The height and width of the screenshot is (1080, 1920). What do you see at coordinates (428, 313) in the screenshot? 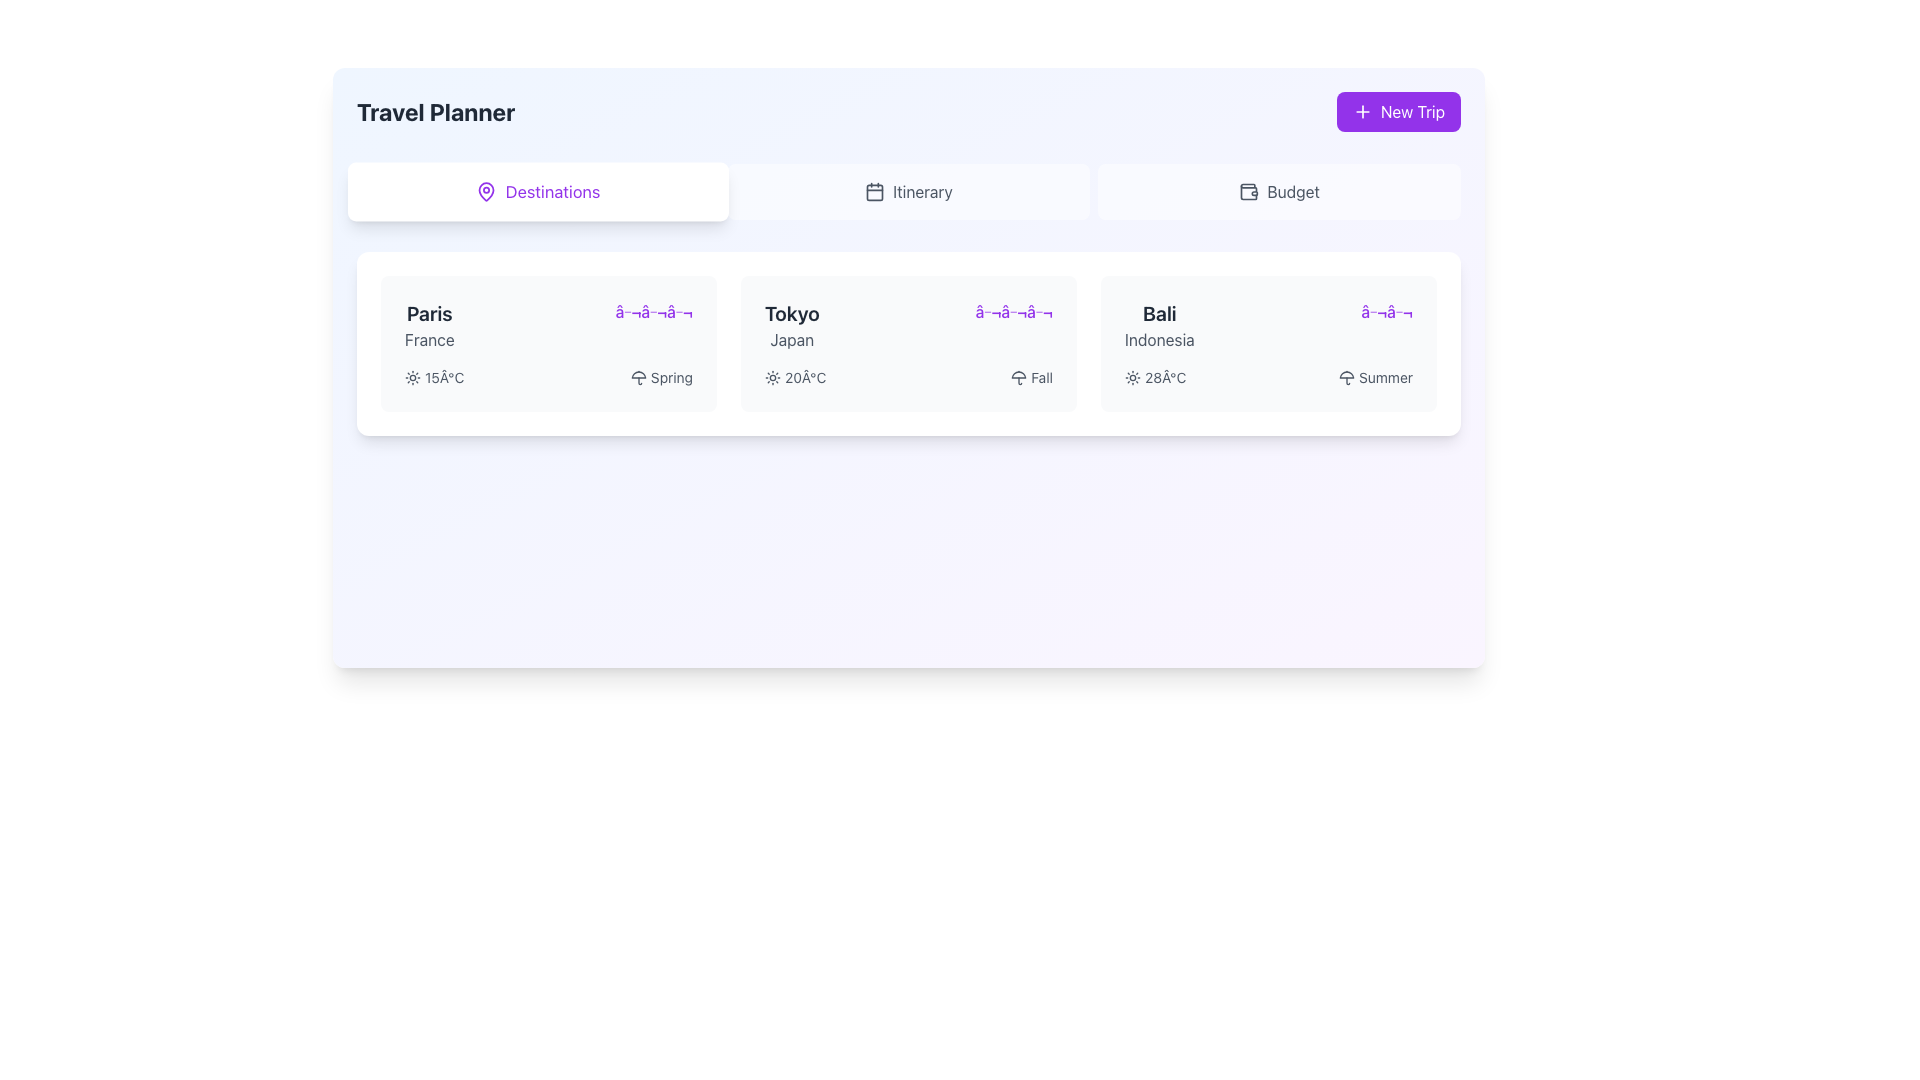
I see `the text label that serves as the header for the destination, indicating the city name, located in the top-left corner of the first card in a horizontal list, above the text 'France'` at bounding box center [428, 313].